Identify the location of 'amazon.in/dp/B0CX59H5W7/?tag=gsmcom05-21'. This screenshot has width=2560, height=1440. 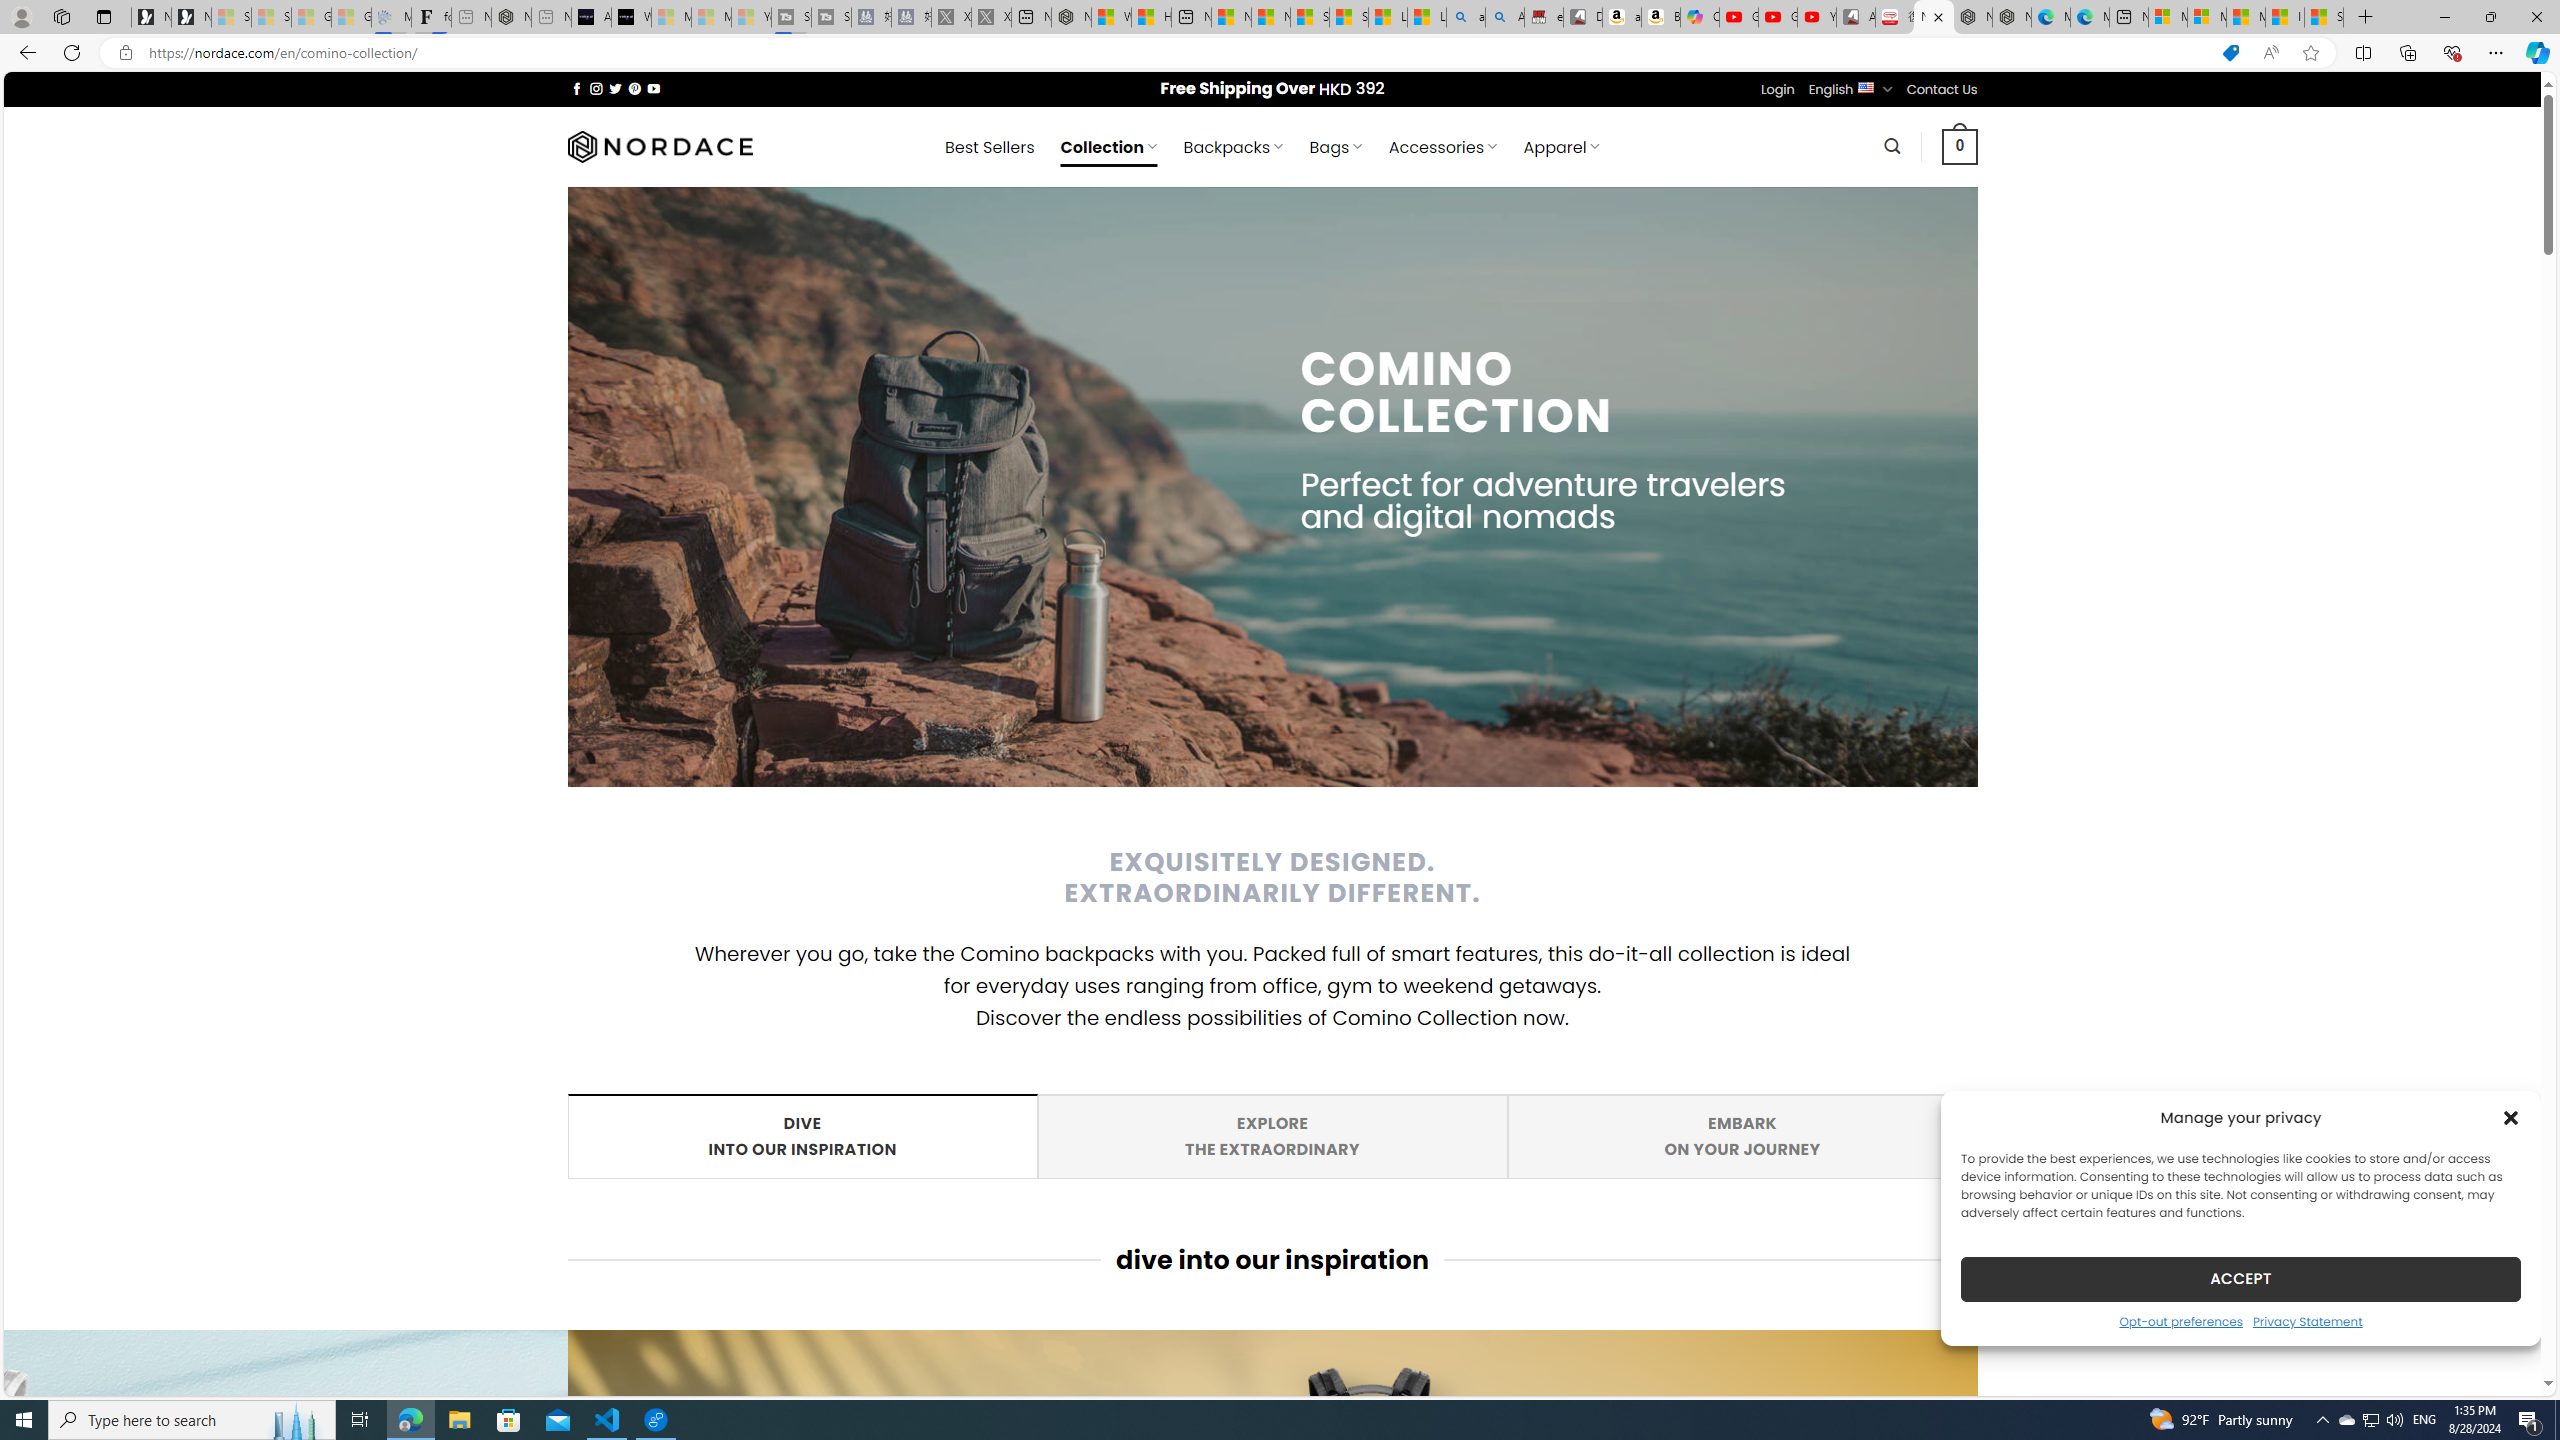
(1504, 16).